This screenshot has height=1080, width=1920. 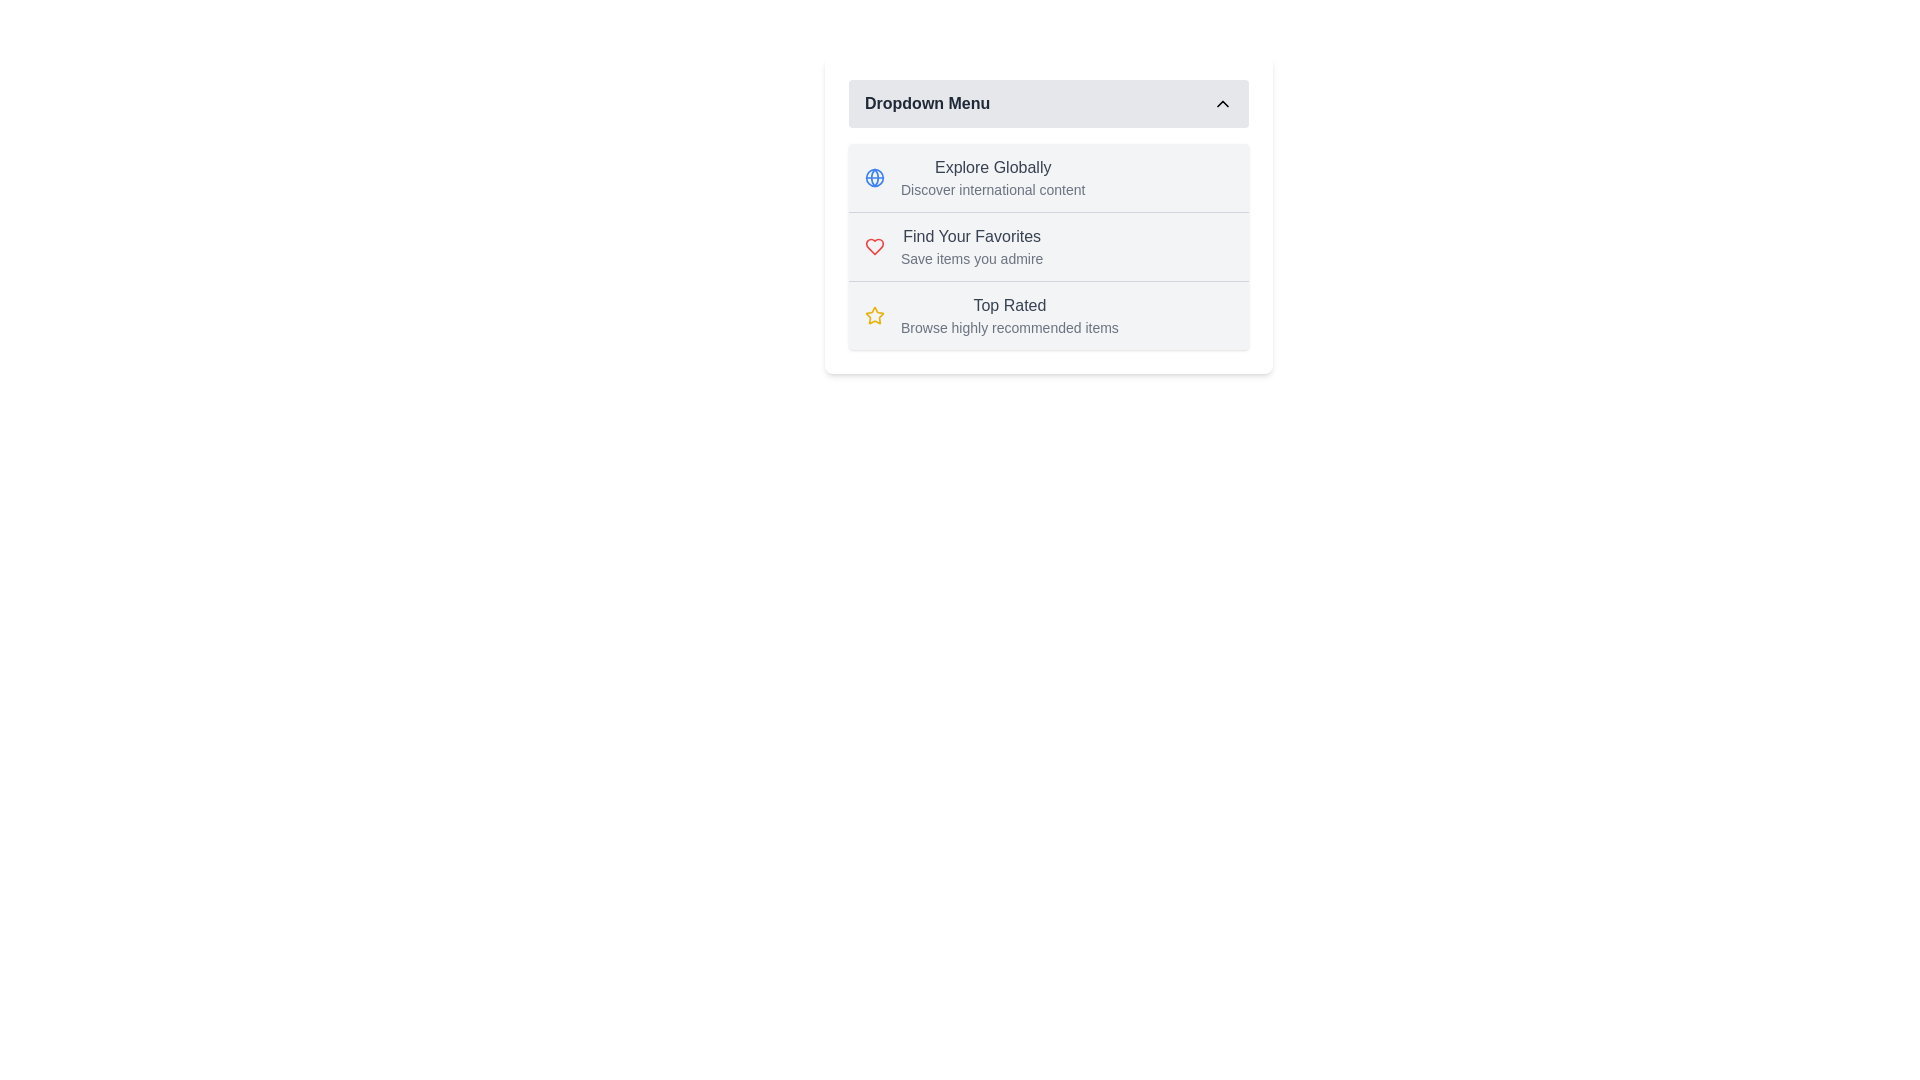 I want to click on the descriptive subtext element located directly below the 'Top Rated' text within the dropdown menu layout, so click(x=1009, y=326).